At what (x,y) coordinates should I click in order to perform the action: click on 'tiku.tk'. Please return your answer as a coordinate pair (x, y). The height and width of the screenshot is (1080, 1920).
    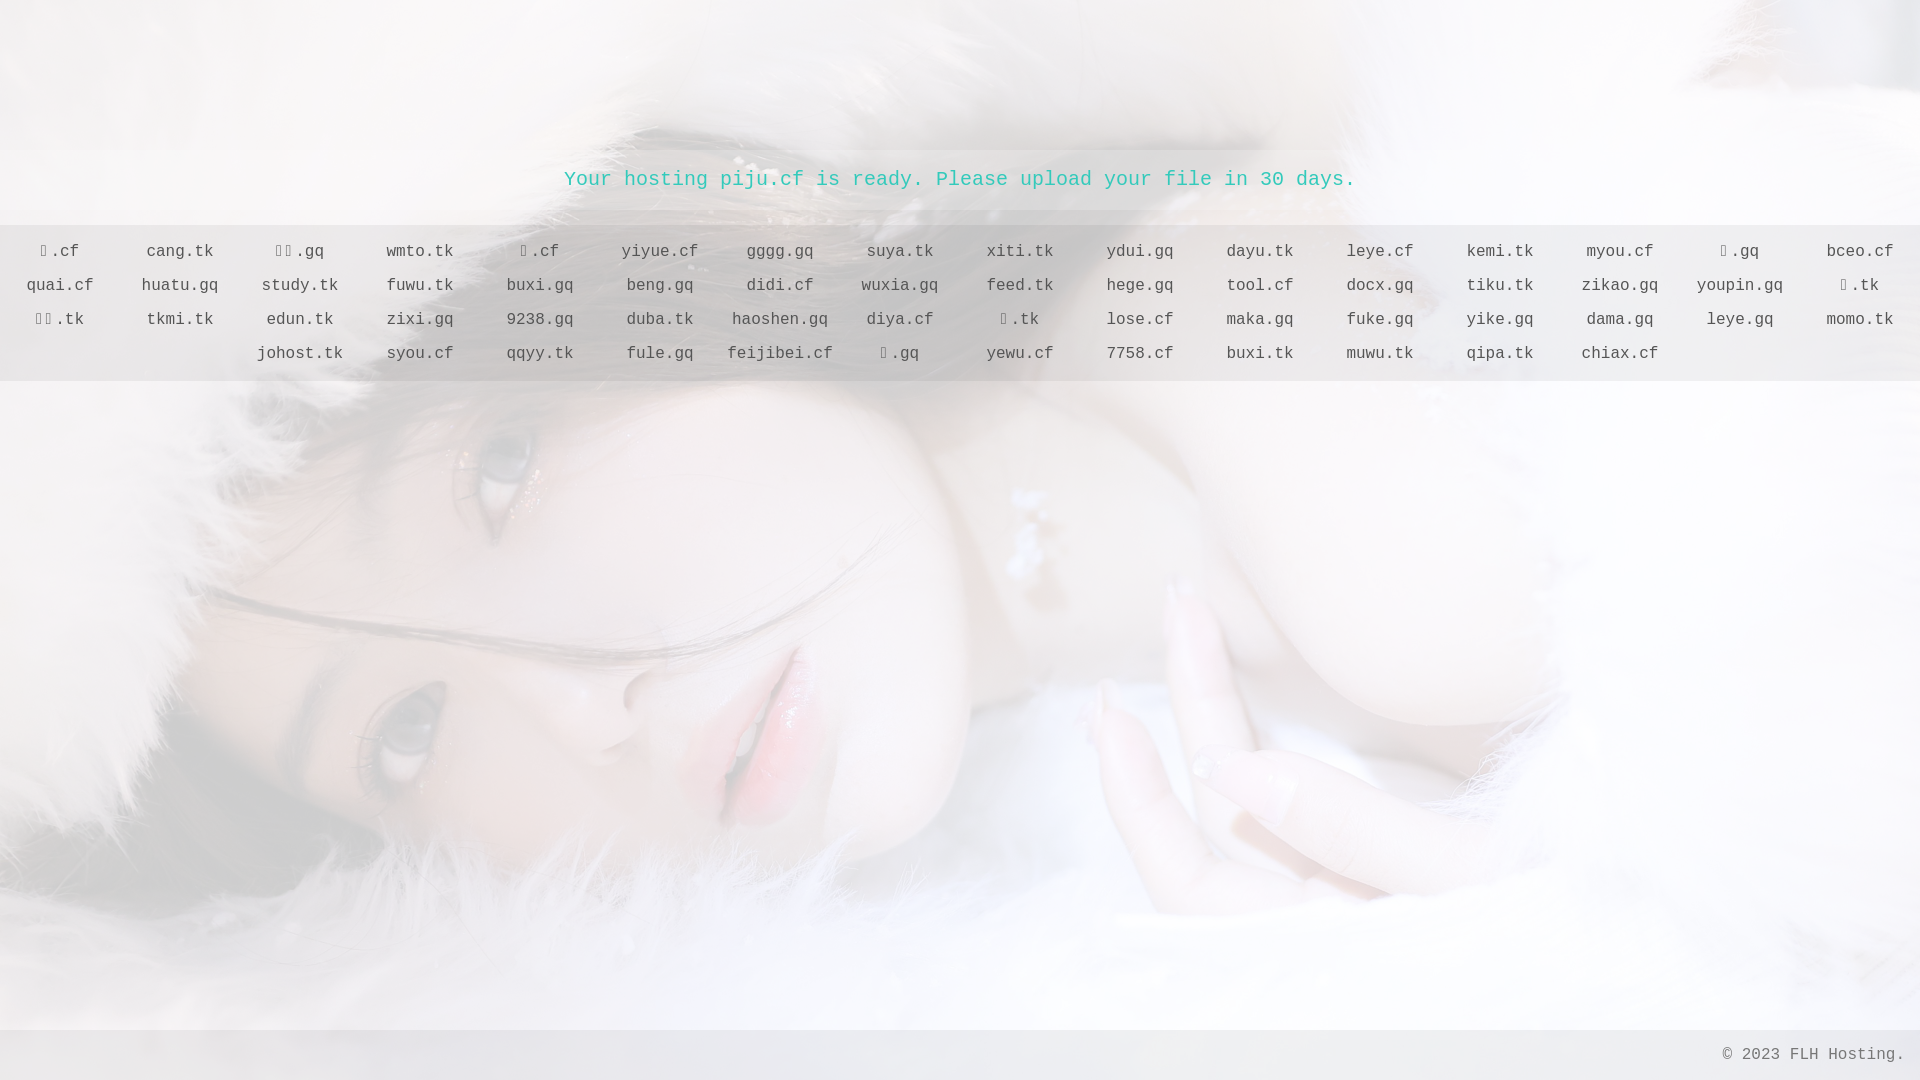
    Looking at the image, I should click on (1440, 285).